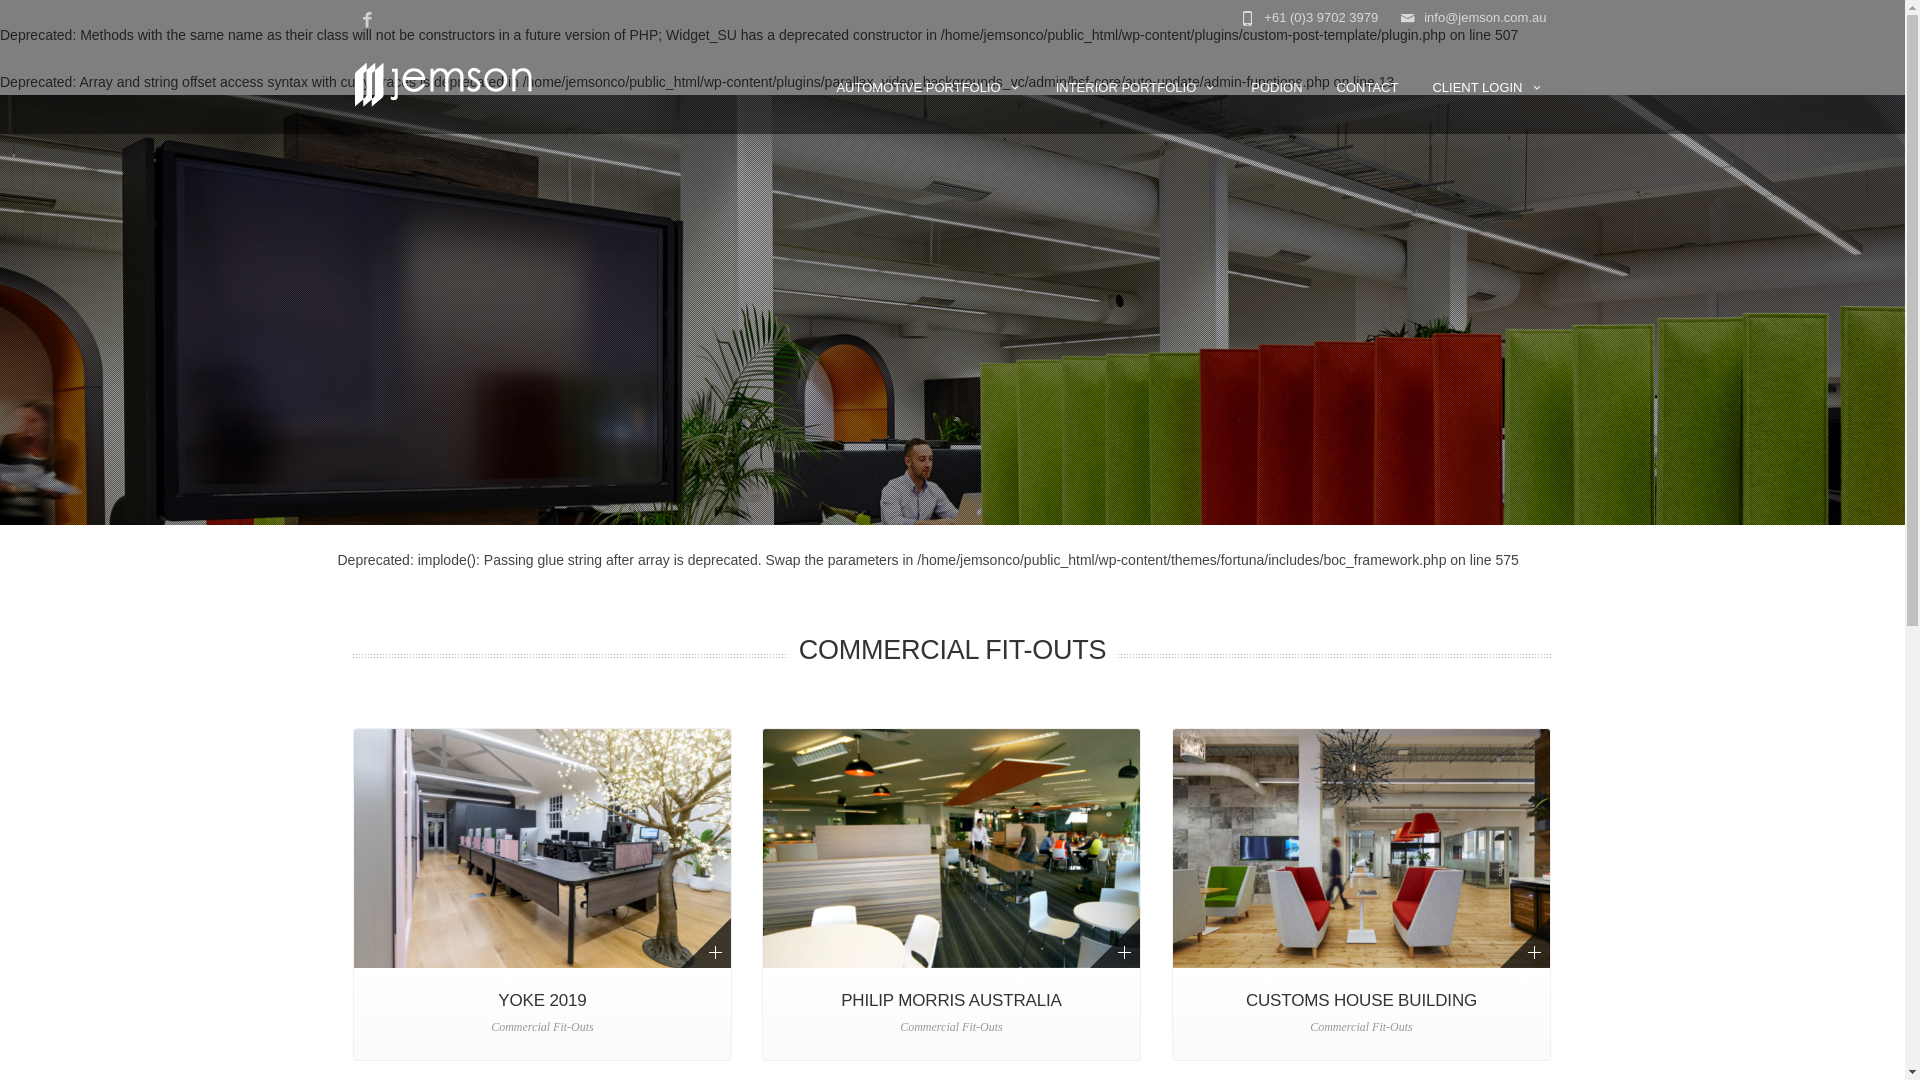  What do you see at coordinates (1361, 893) in the screenshot?
I see `'CUSTOMS HOUSE BUILDING` at bounding box center [1361, 893].